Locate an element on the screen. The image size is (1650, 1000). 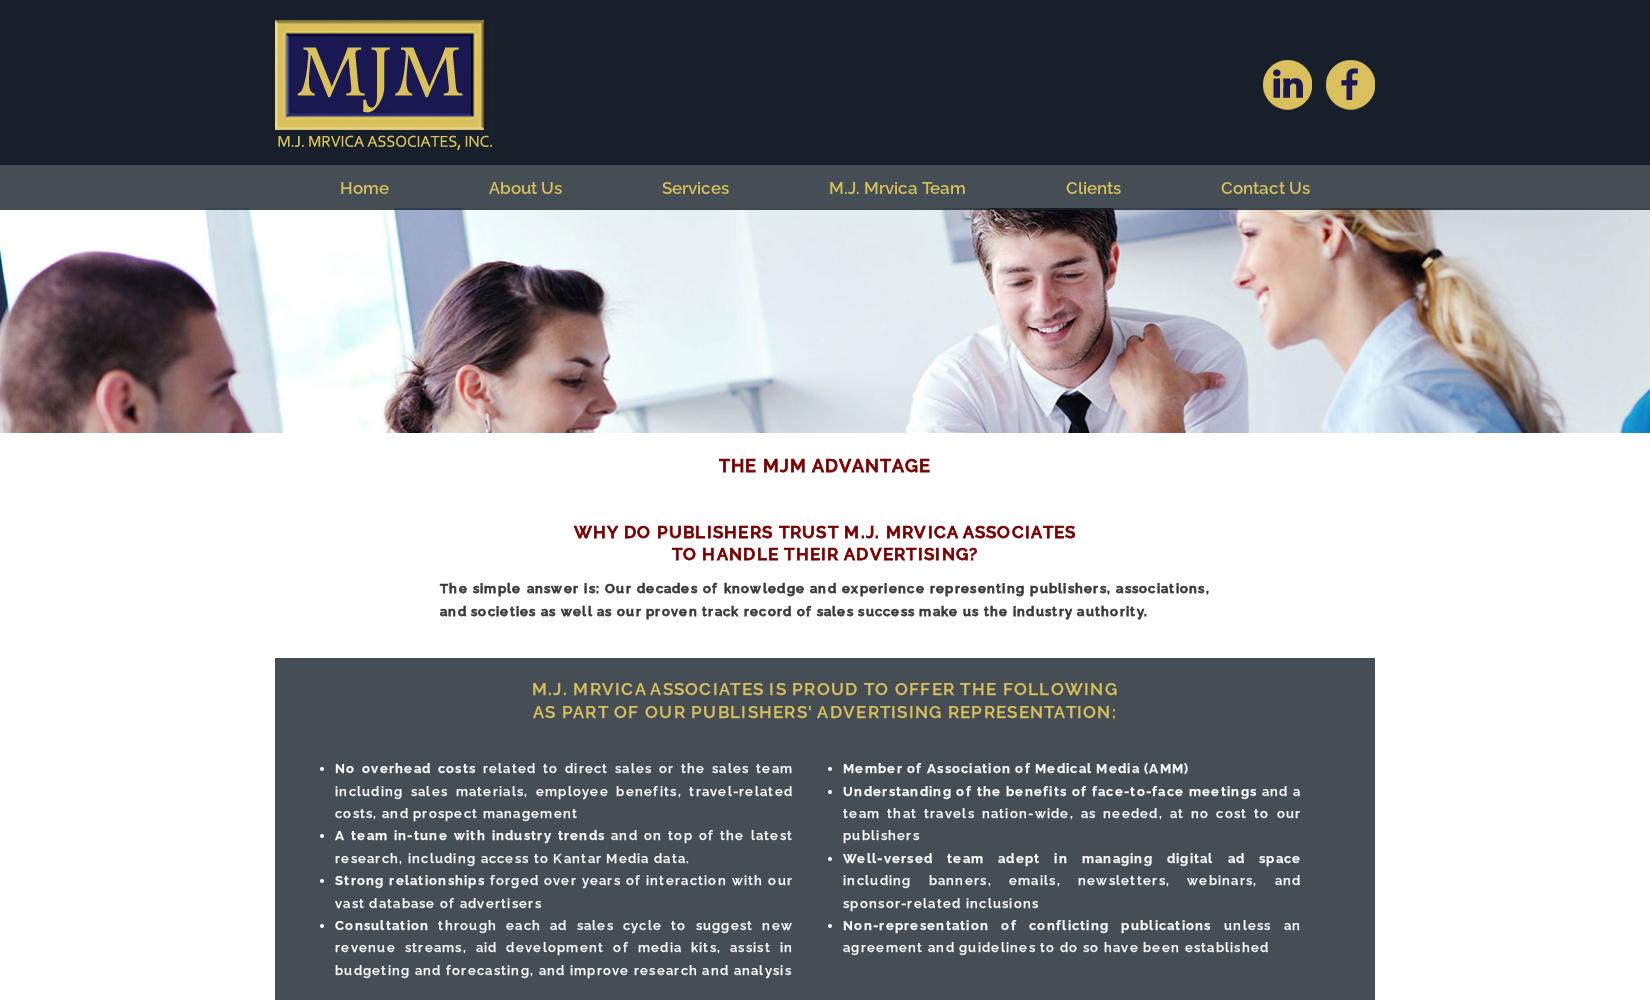
'Understanding  of the benefits of face-to-face meetings' is located at coordinates (842, 790).